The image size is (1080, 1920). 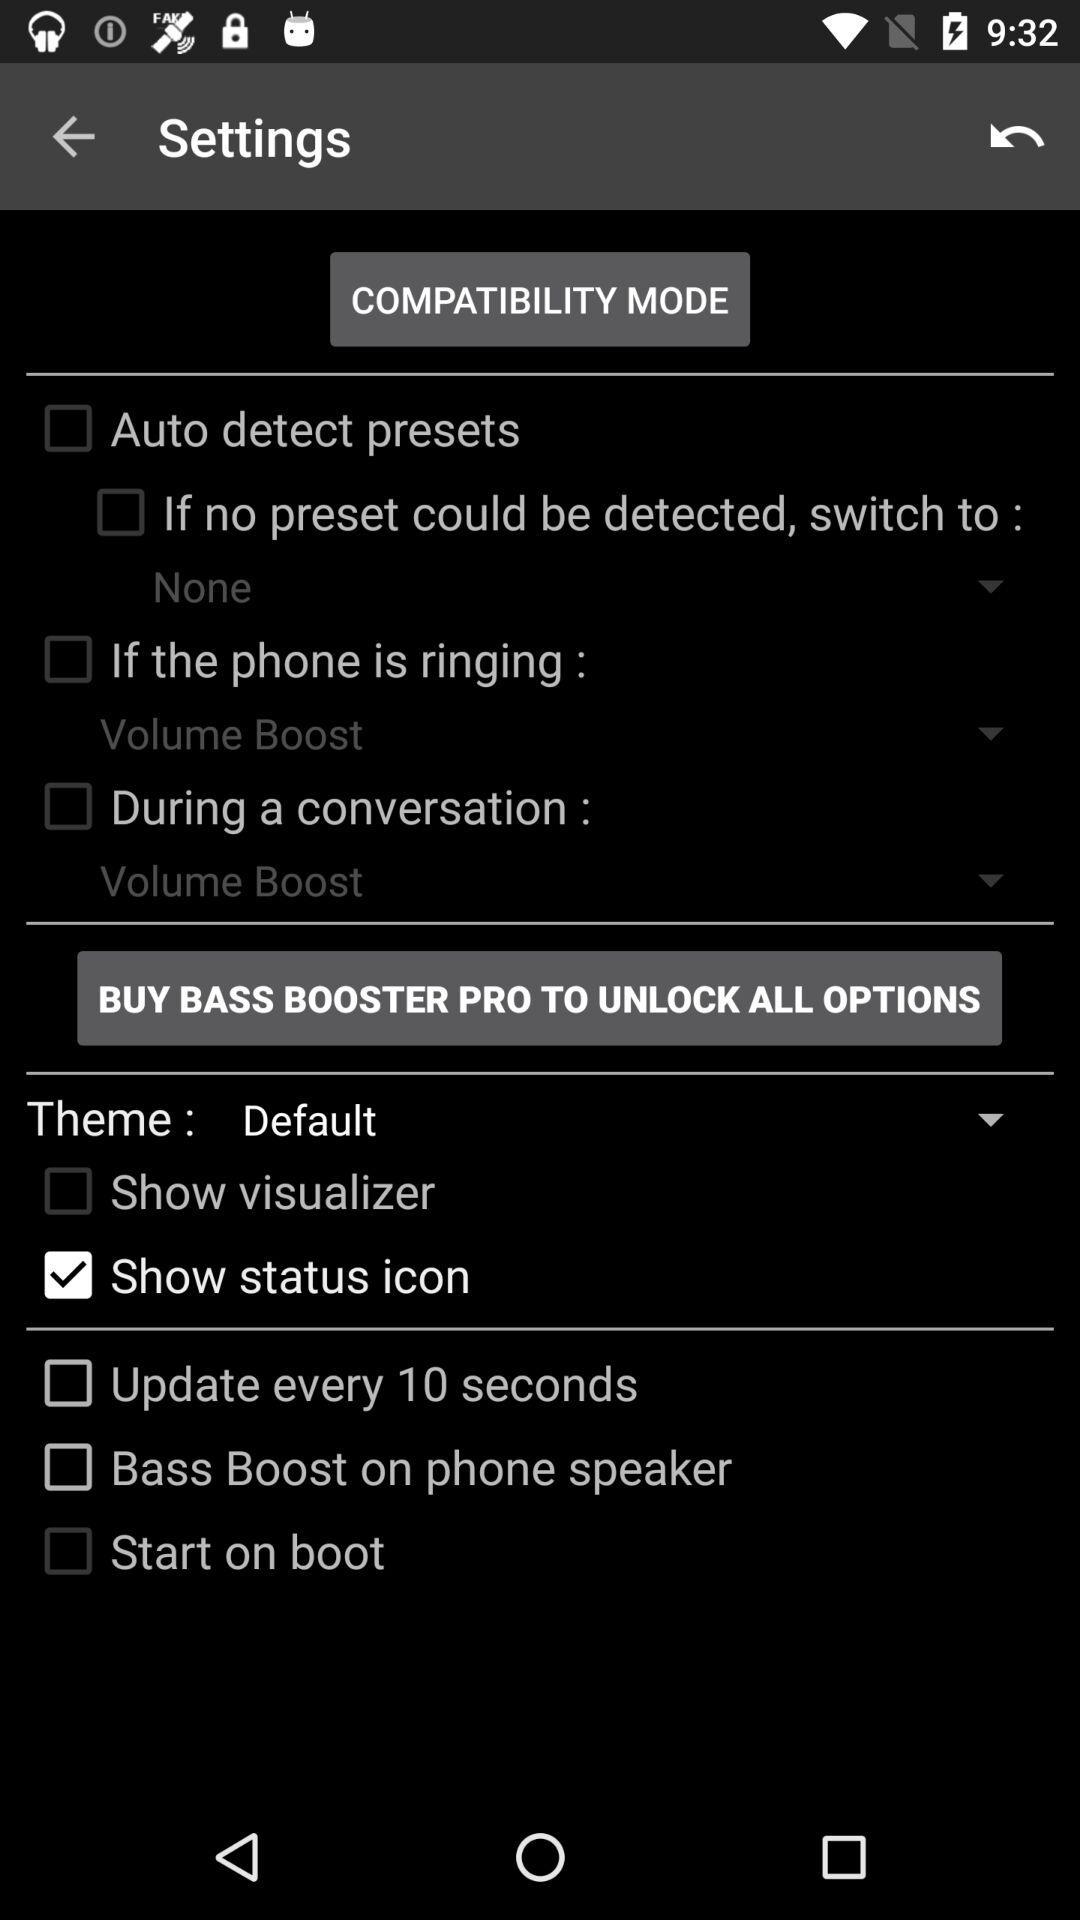 I want to click on icon to the left of settings item, so click(x=72, y=135).